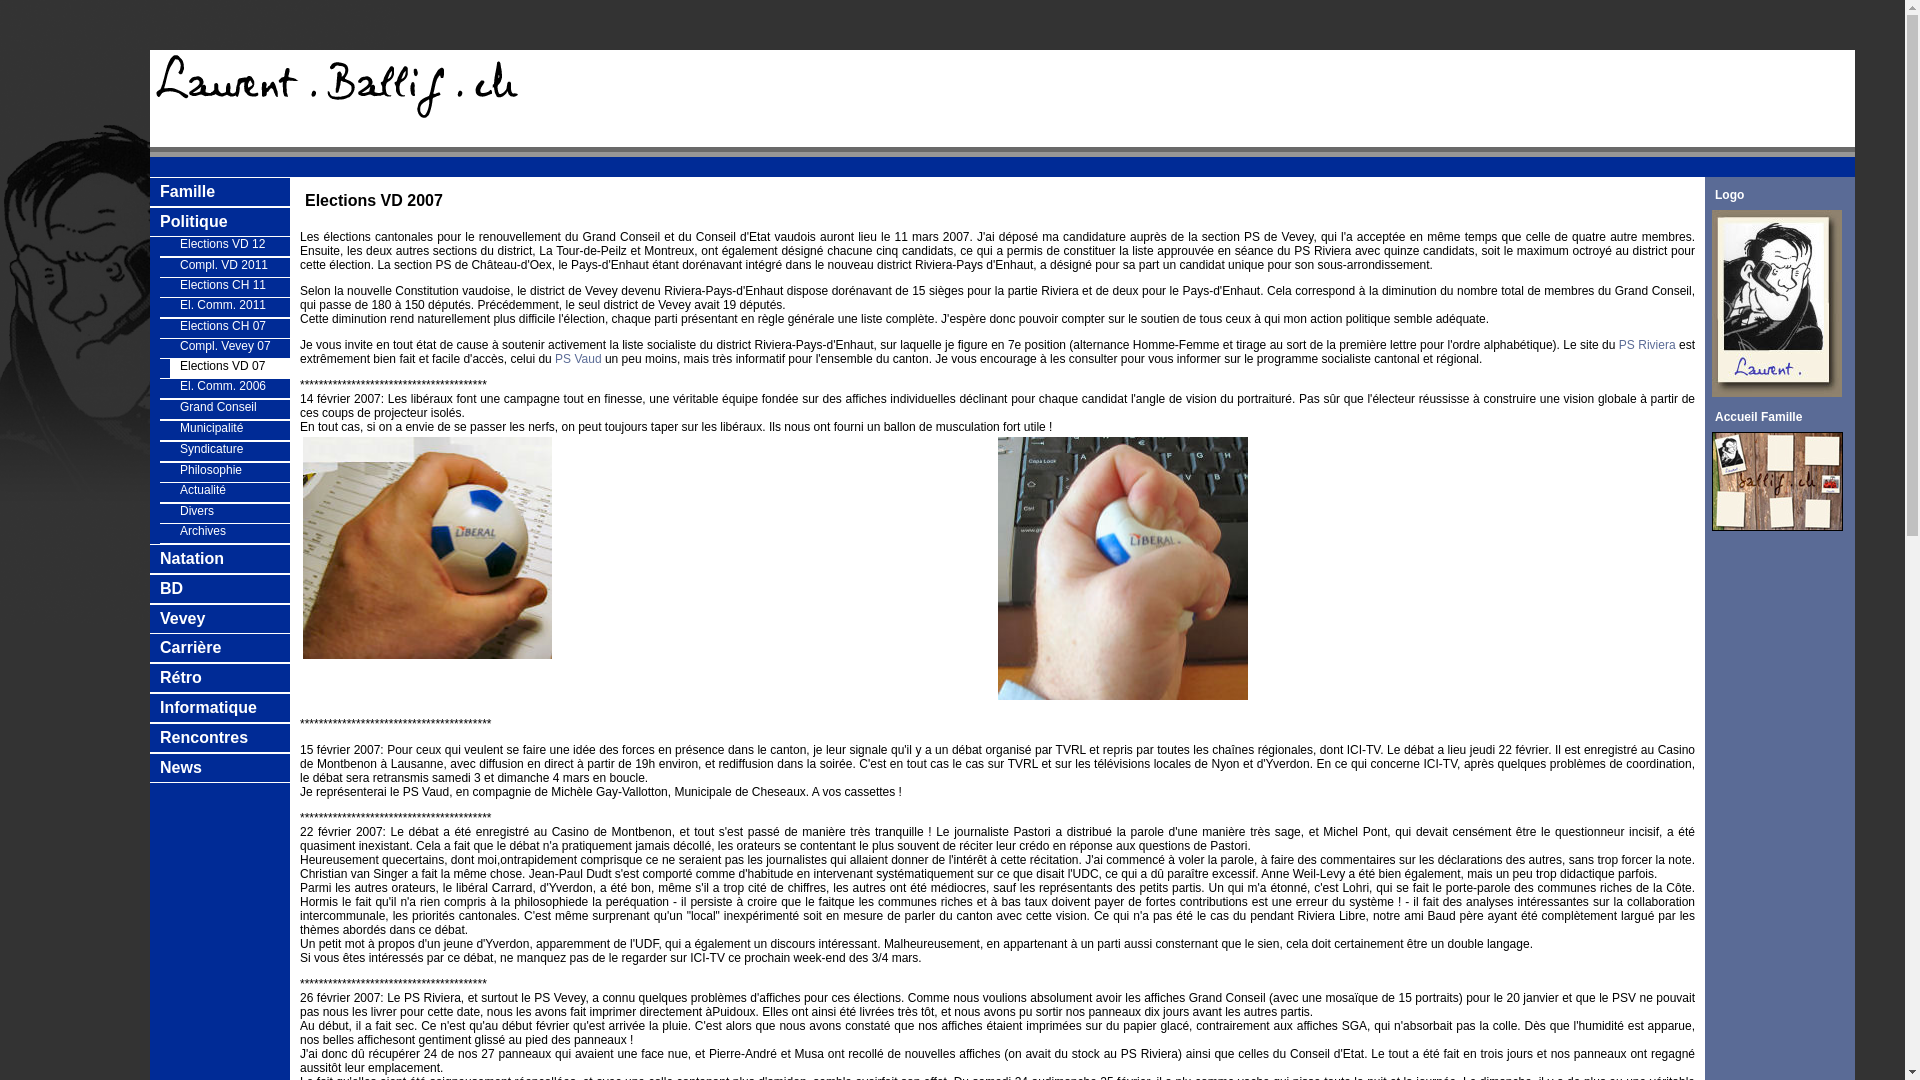  Describe the element at coordinates (182, 617) in the screenshot. I see `'Vevey'` at that location.